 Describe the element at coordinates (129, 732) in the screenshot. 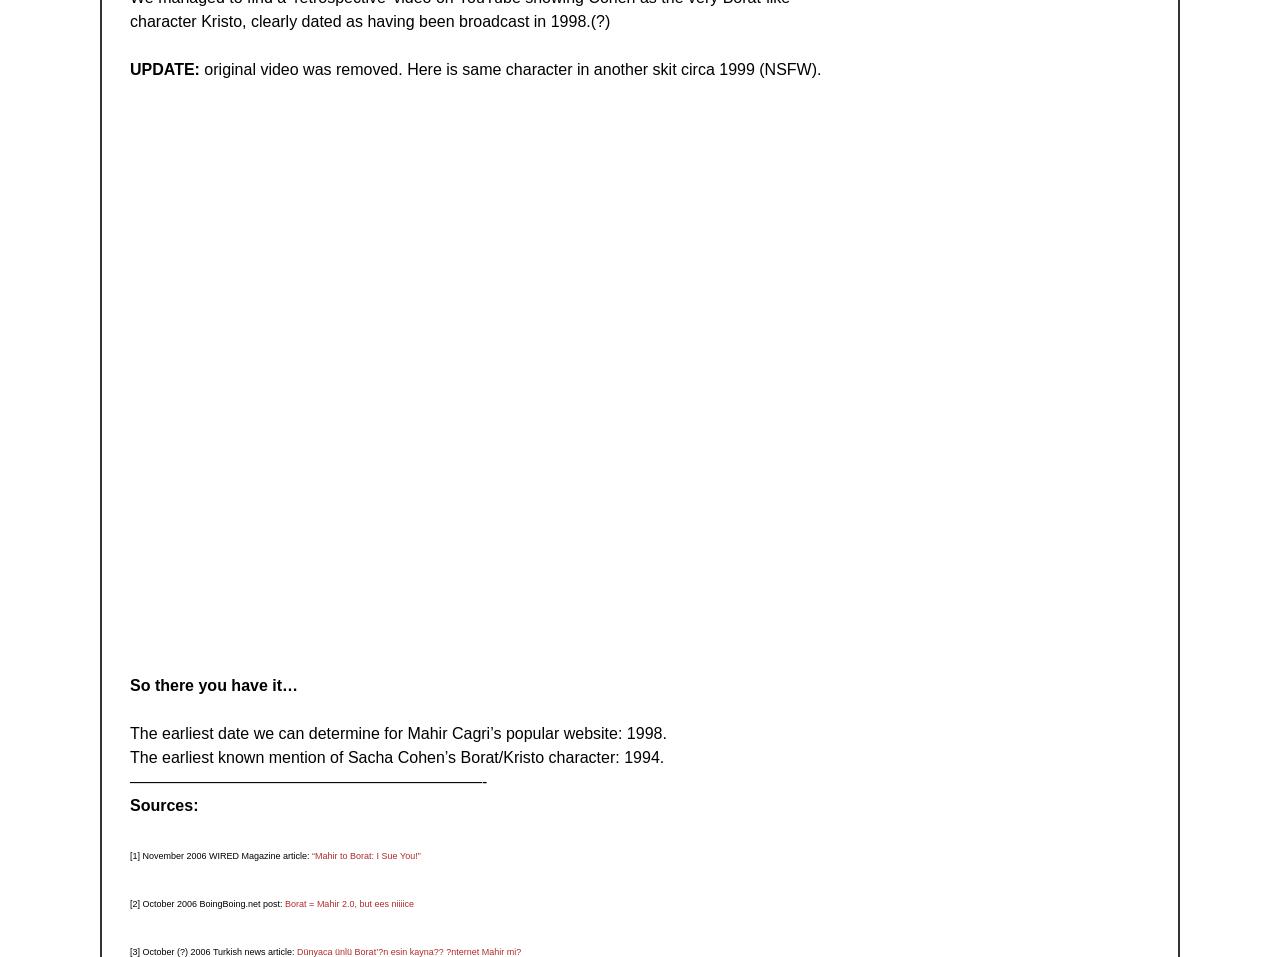

I see `'The earliest date we can determine for Mahir Cagri’s popular website: 1998.'` at that location.